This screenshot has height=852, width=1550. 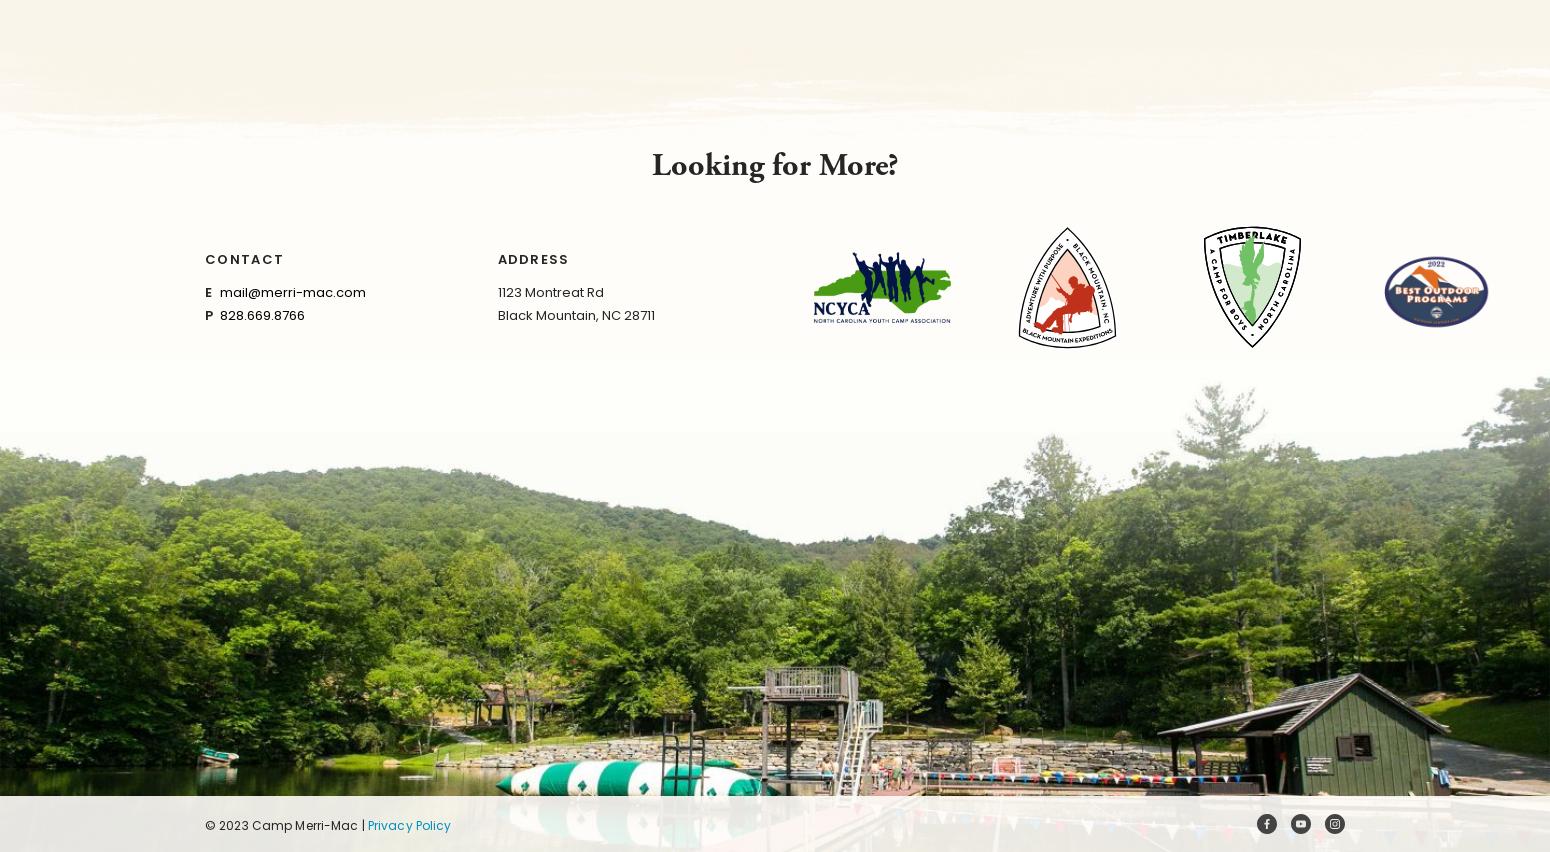 What do you see at coordinates (575, 314) in the screenshot?
I see `'Black Mountain, NC 28711'` at bounding box center [575, 314].